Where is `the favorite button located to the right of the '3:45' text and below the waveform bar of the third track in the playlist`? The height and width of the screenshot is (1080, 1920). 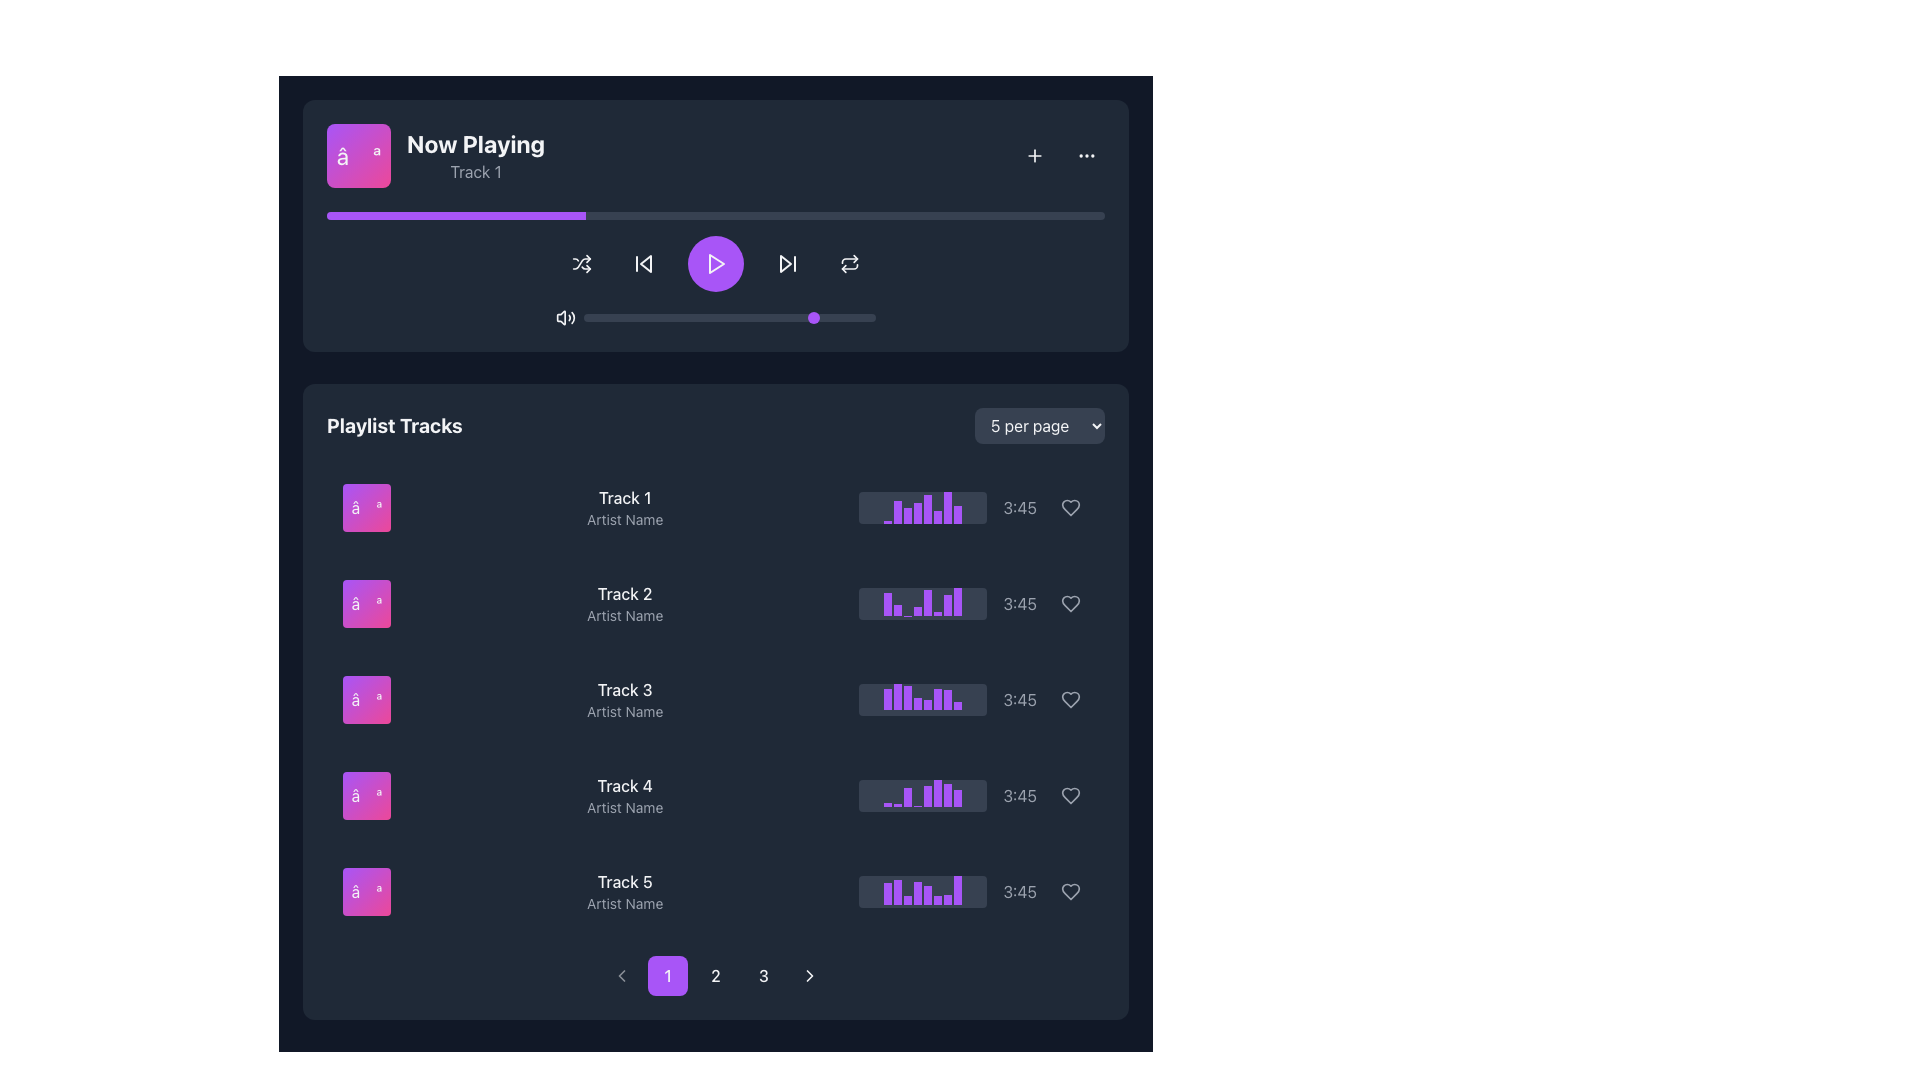
the favorite button located to the right of the '3:45' text and below the waveform bar of the third track in the playlist is located at coordinates (1069, 698).